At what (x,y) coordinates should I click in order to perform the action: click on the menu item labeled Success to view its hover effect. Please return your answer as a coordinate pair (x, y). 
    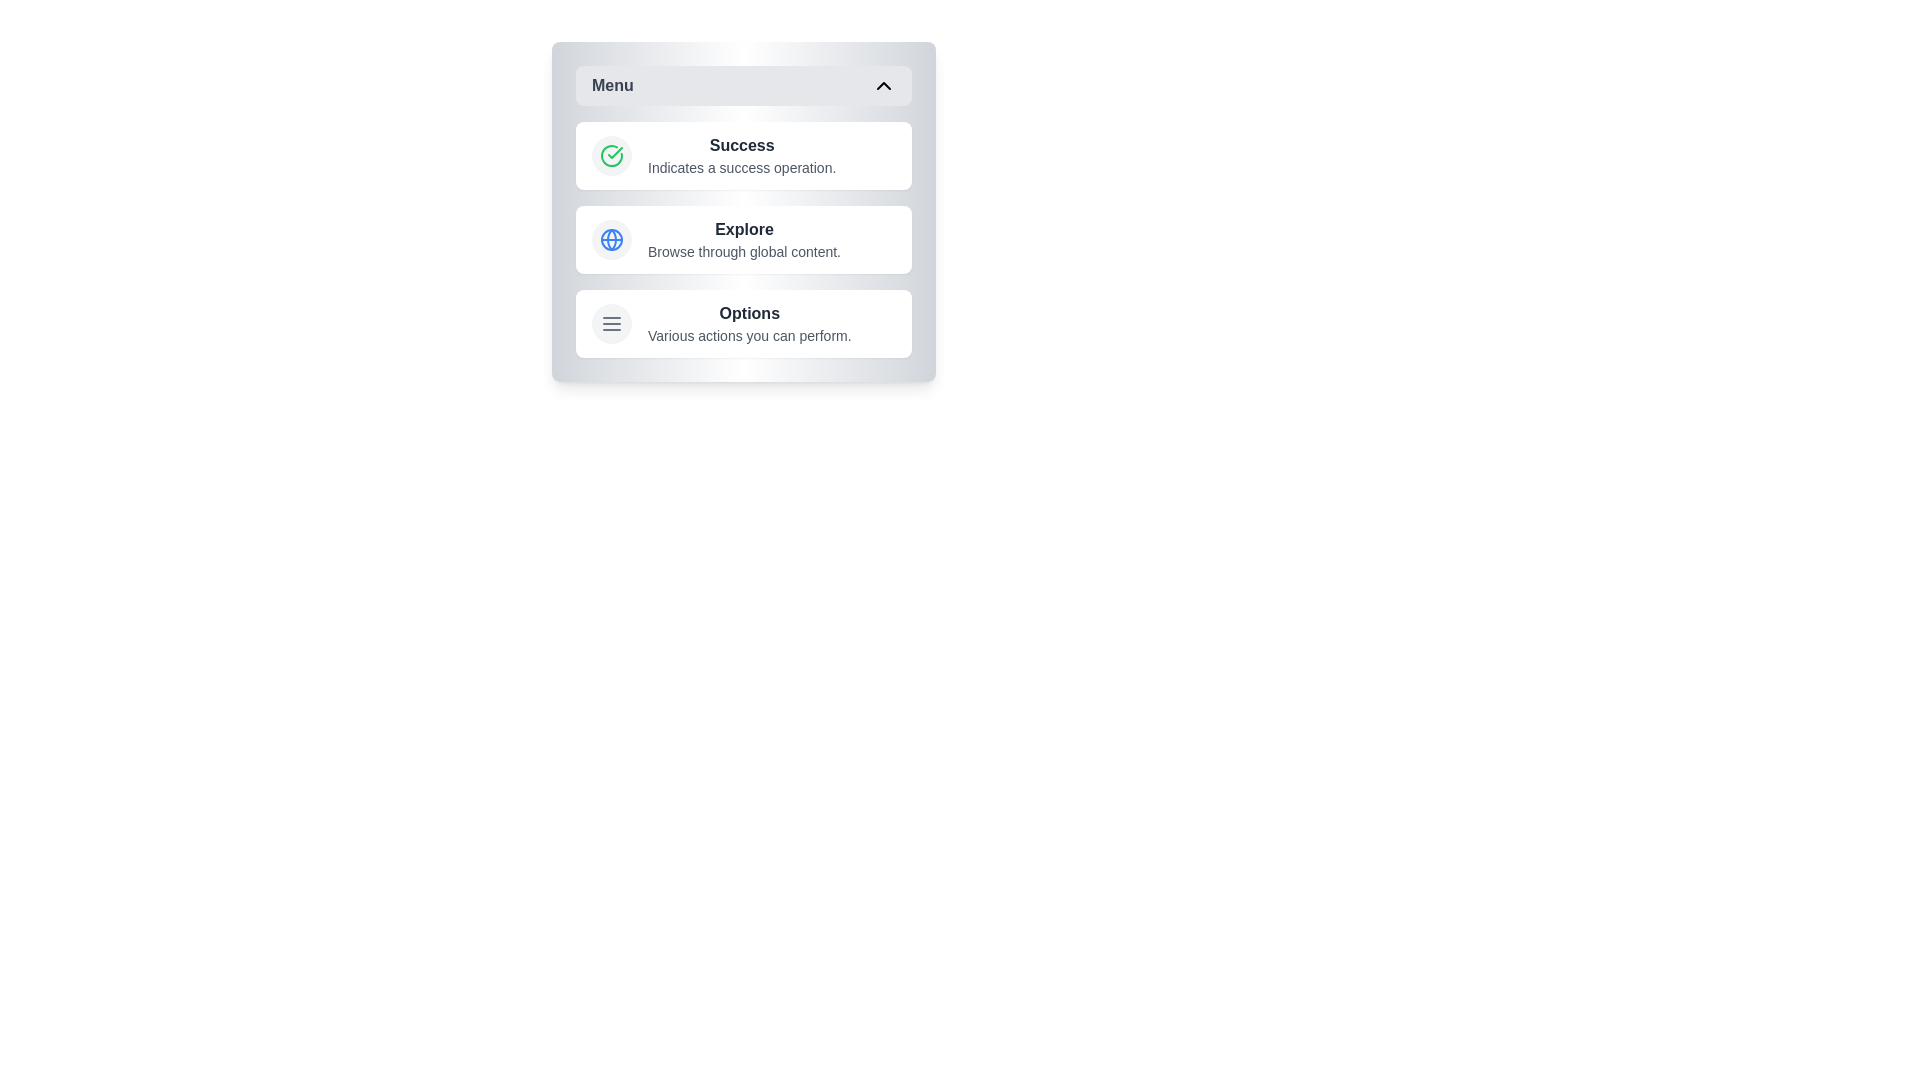
    Looking at the image, I should click on (743, 154).